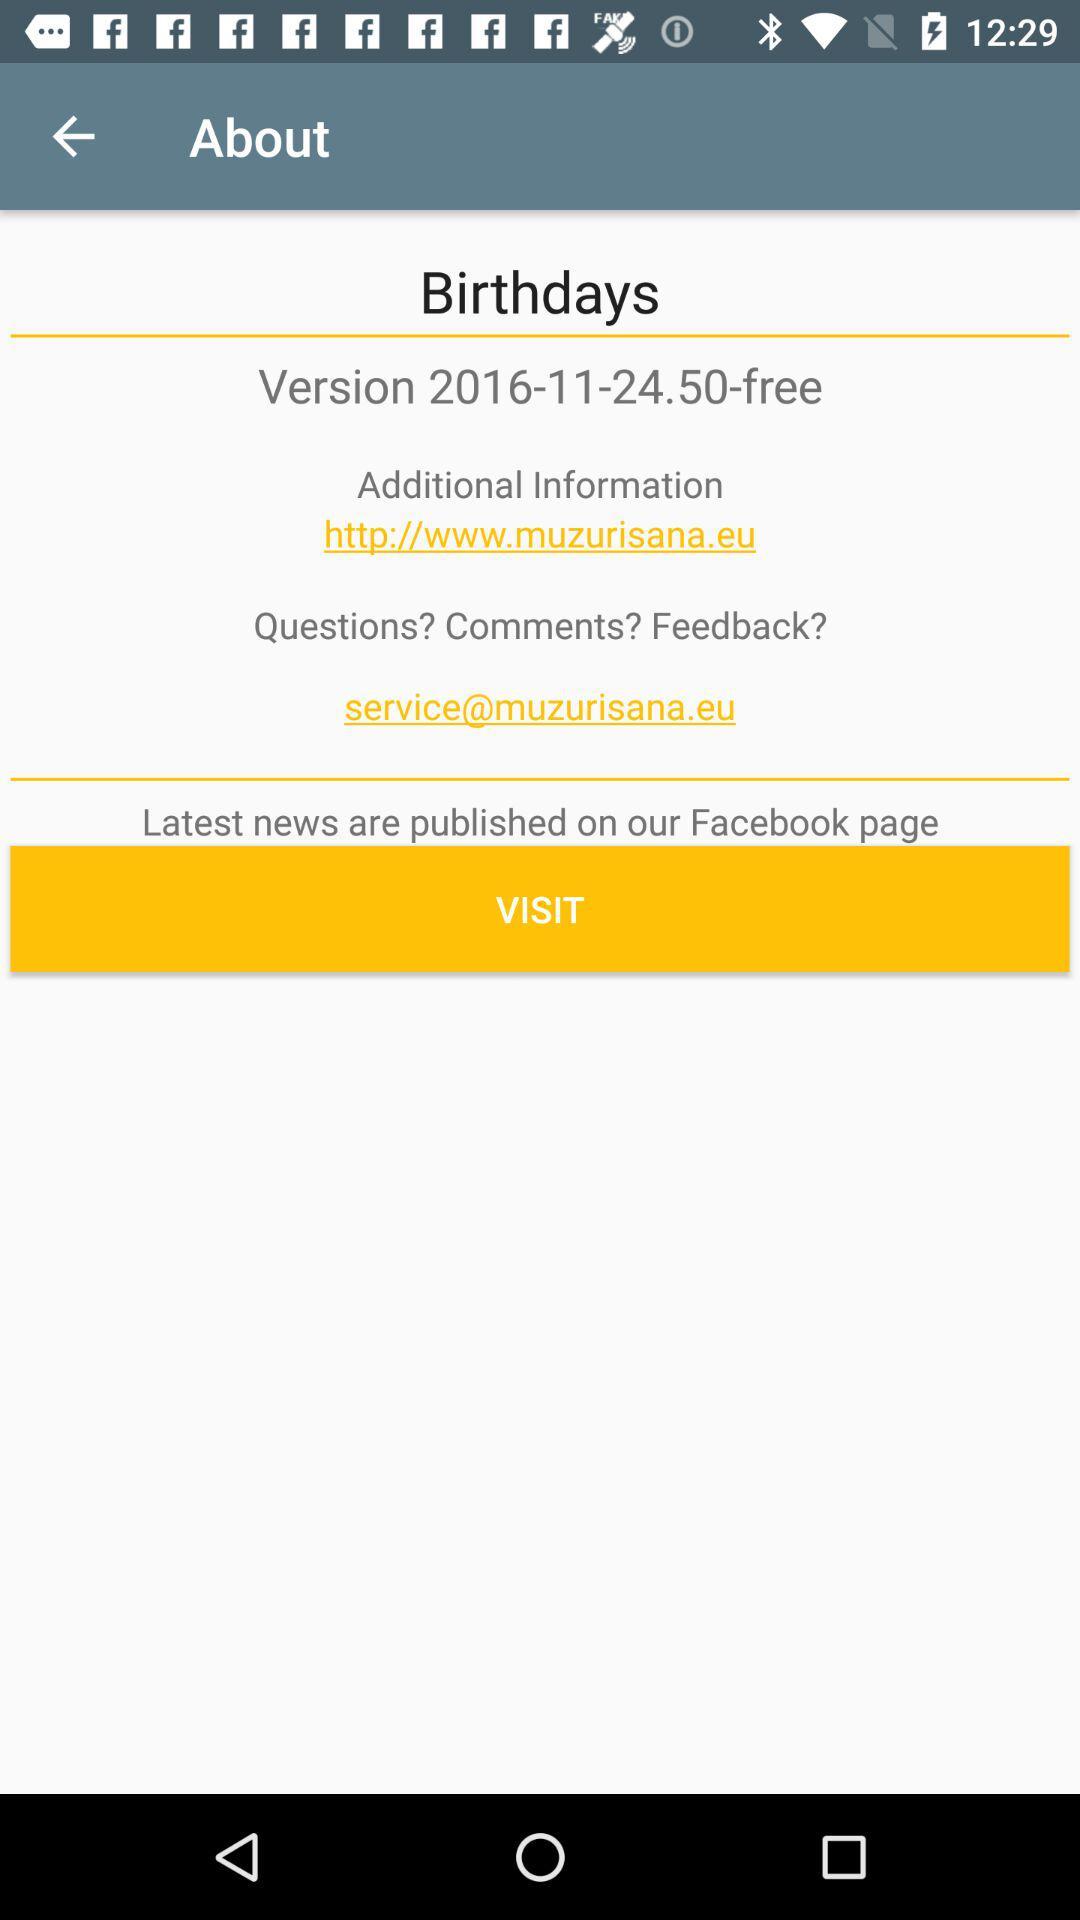  I want to click on icon above the birthdays item, so click(72, 135).